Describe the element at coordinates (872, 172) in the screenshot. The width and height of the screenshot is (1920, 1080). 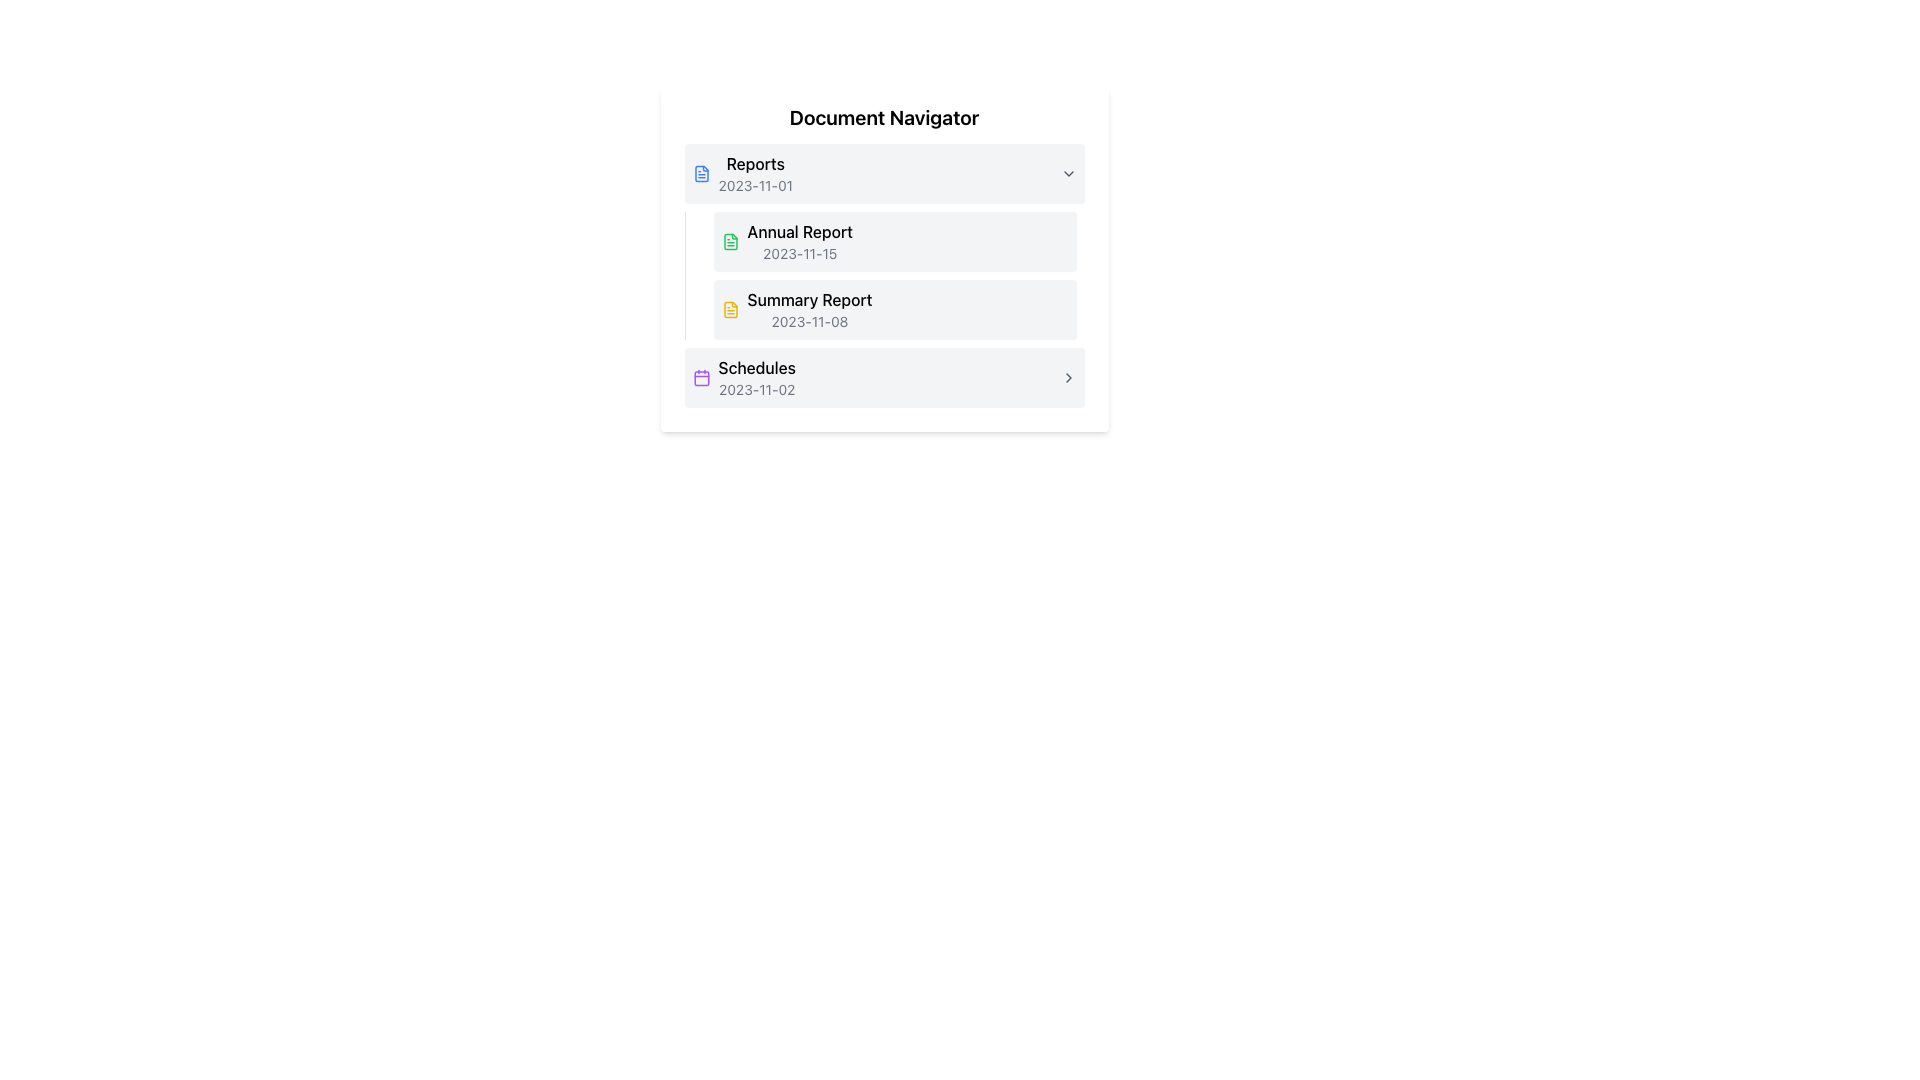
I see `the 'Reports' entry for the date '2023-11-01' in the Document Navigator list` at that location.